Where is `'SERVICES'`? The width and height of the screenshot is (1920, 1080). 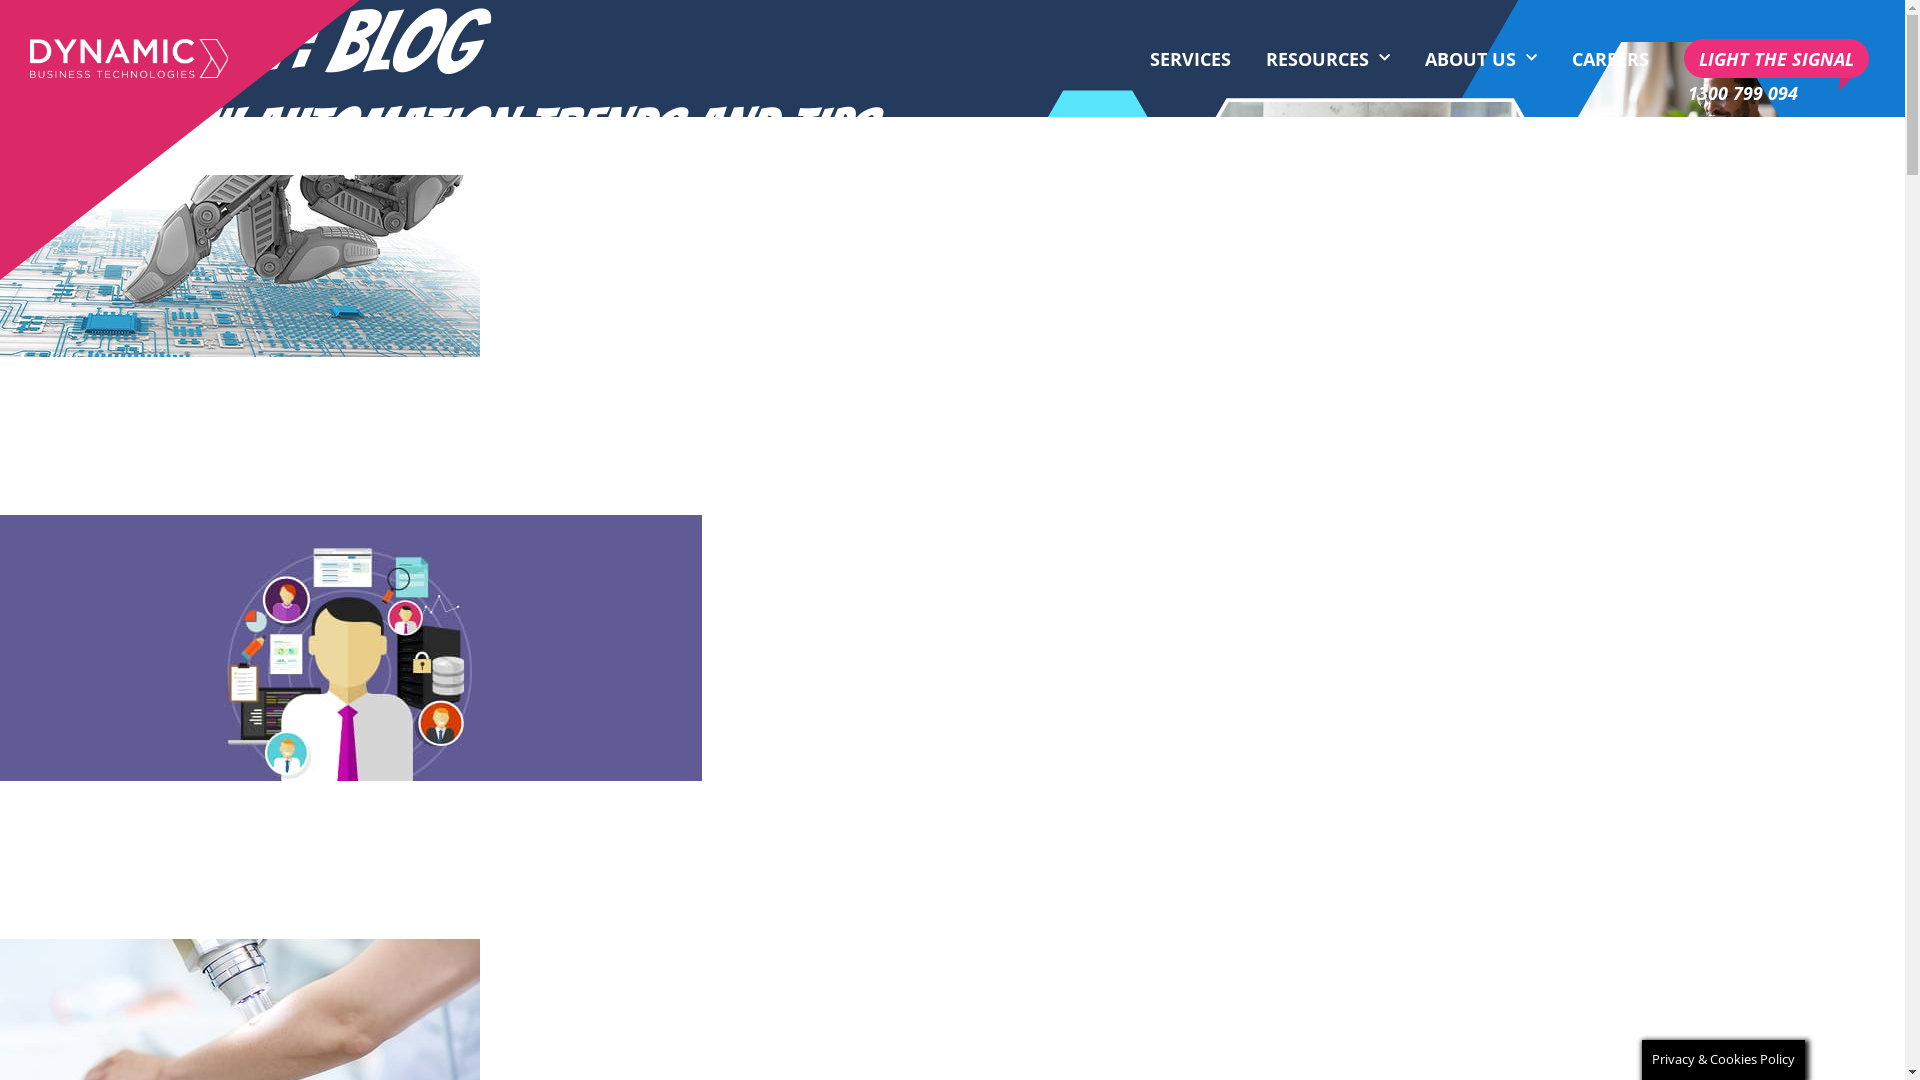
'SERVICES' is located at coordinates (1190, 57).